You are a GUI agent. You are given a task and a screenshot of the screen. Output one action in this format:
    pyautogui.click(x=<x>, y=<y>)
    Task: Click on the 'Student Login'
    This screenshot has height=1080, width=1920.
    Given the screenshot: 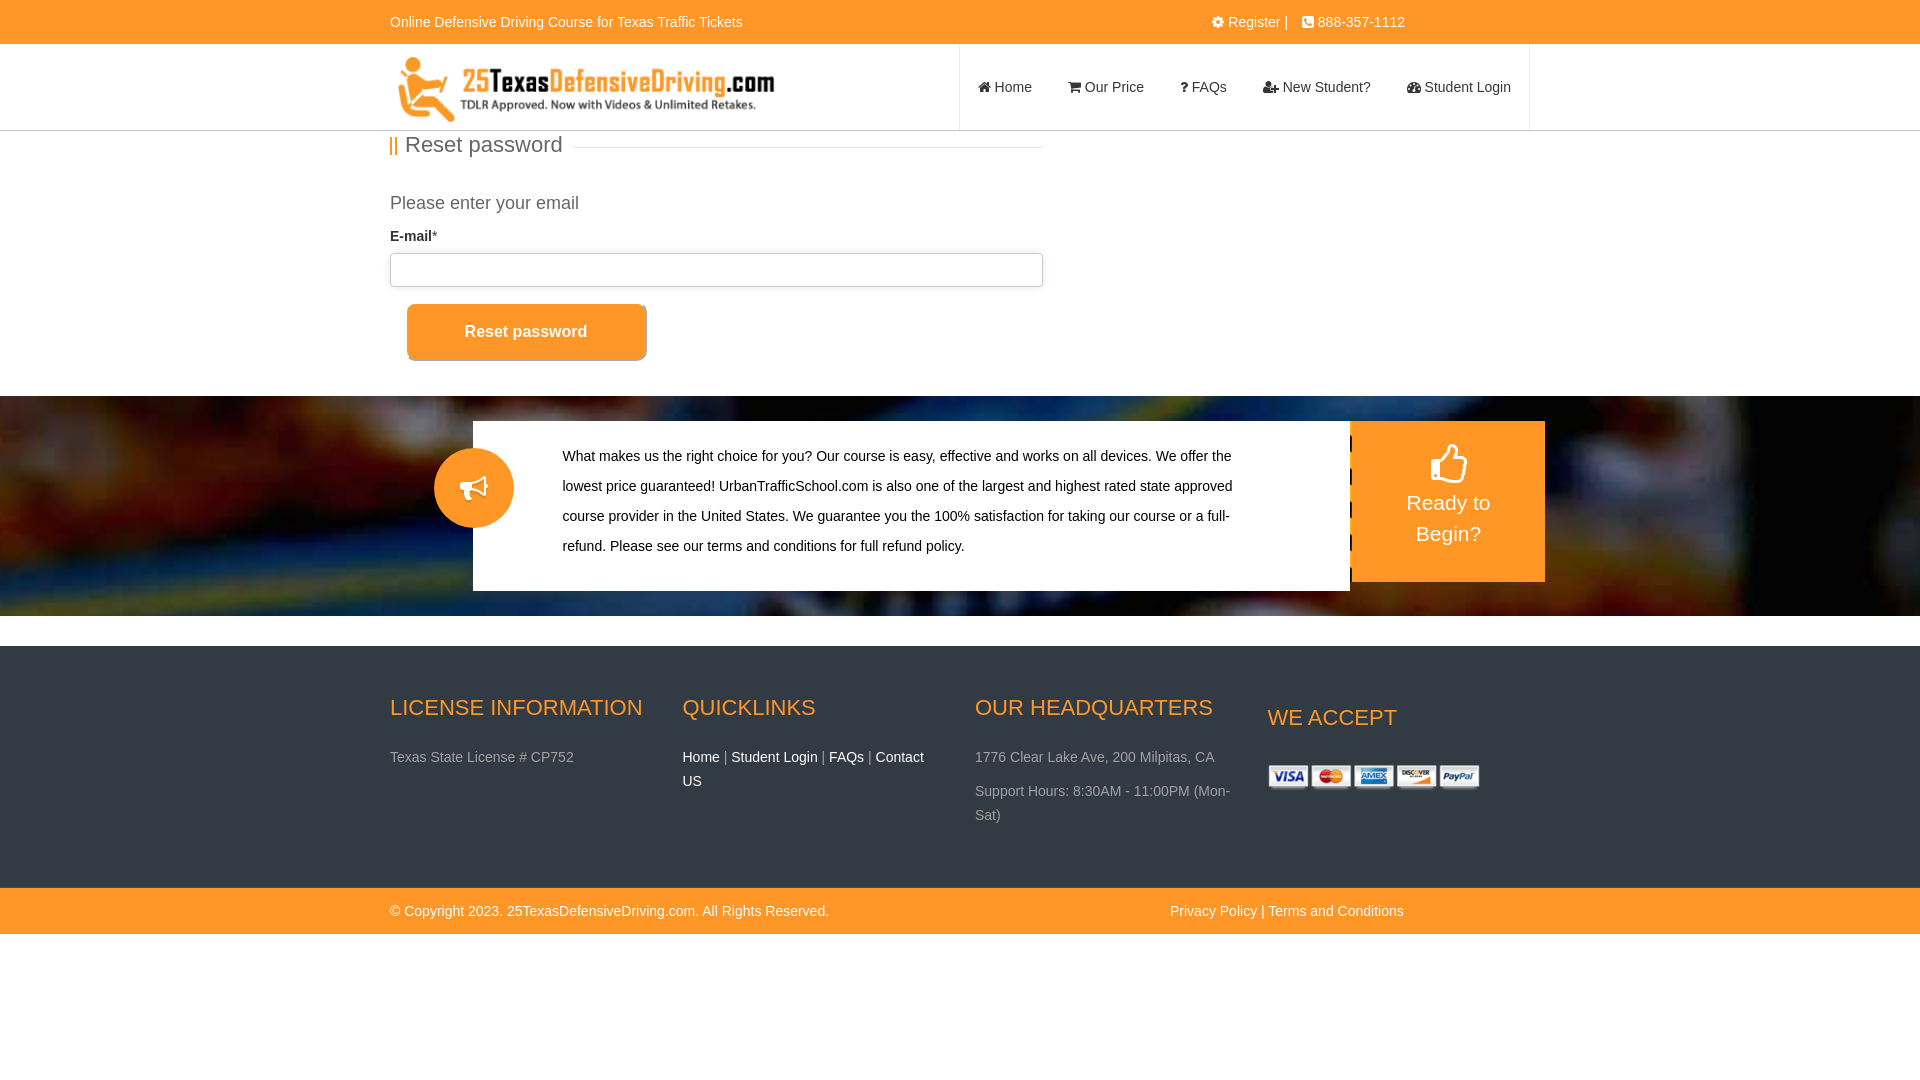 What is the action you would take?
    pyautogui.click(x=729, y=756)
    